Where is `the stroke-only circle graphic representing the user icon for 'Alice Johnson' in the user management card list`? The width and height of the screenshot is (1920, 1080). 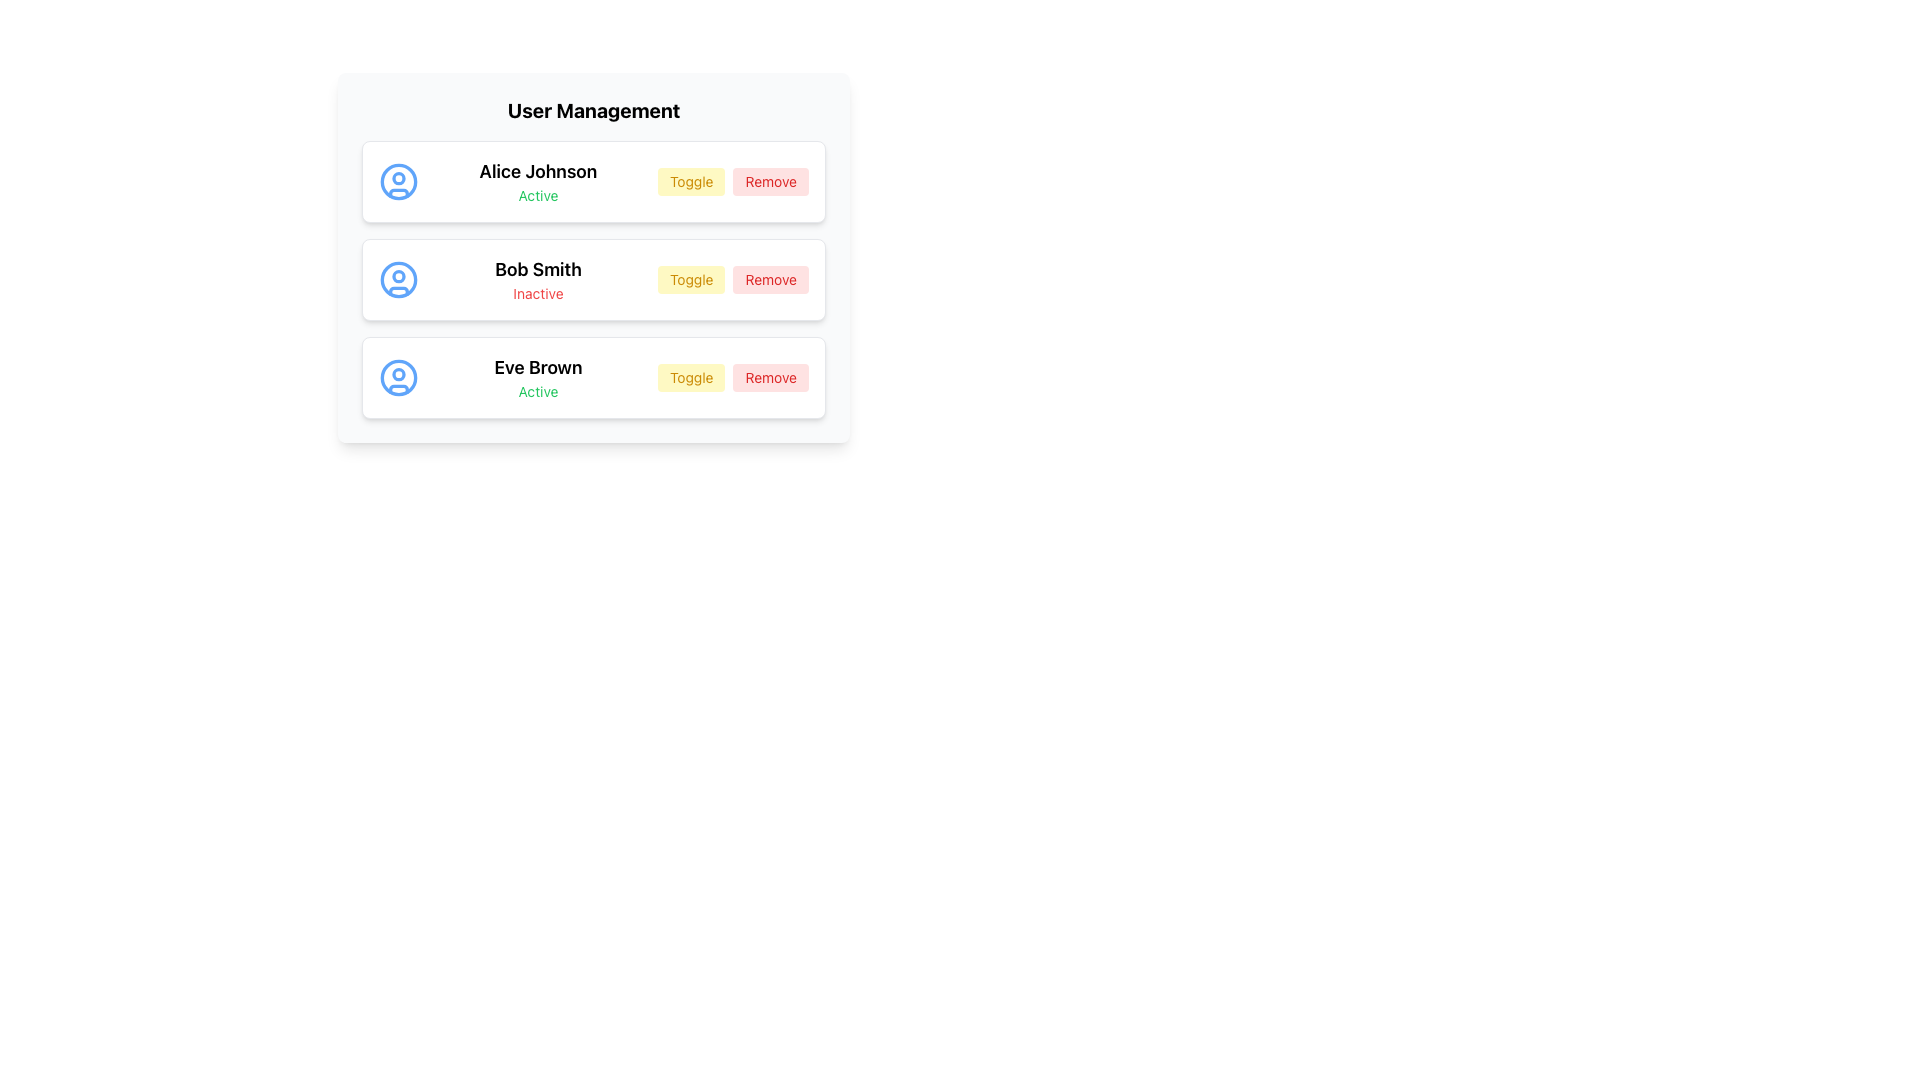 the stroke-only circle graphic representing the user icon for 'Alice Johnson' in the user management card list is located at coordinates (398, 181).